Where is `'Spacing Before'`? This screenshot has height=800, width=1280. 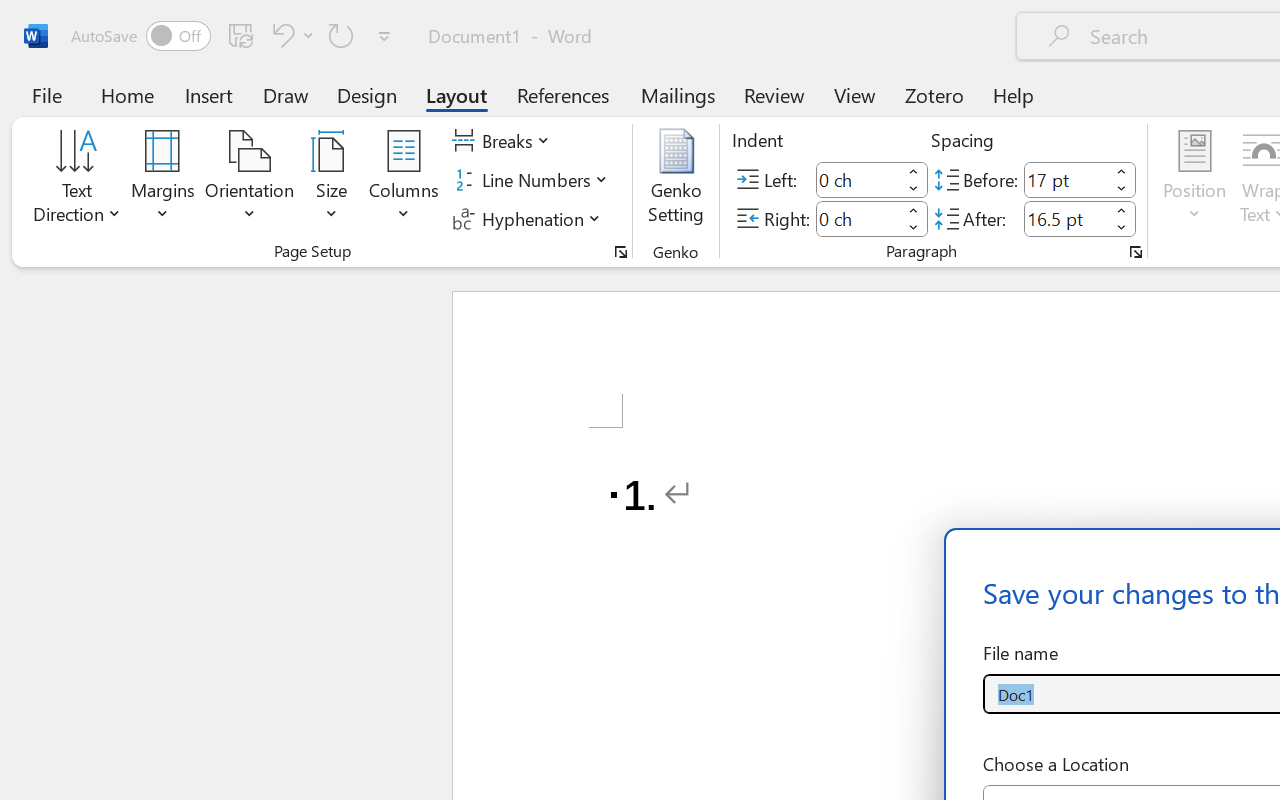
'Spacing Before' is located at coordinates (1065, 178).